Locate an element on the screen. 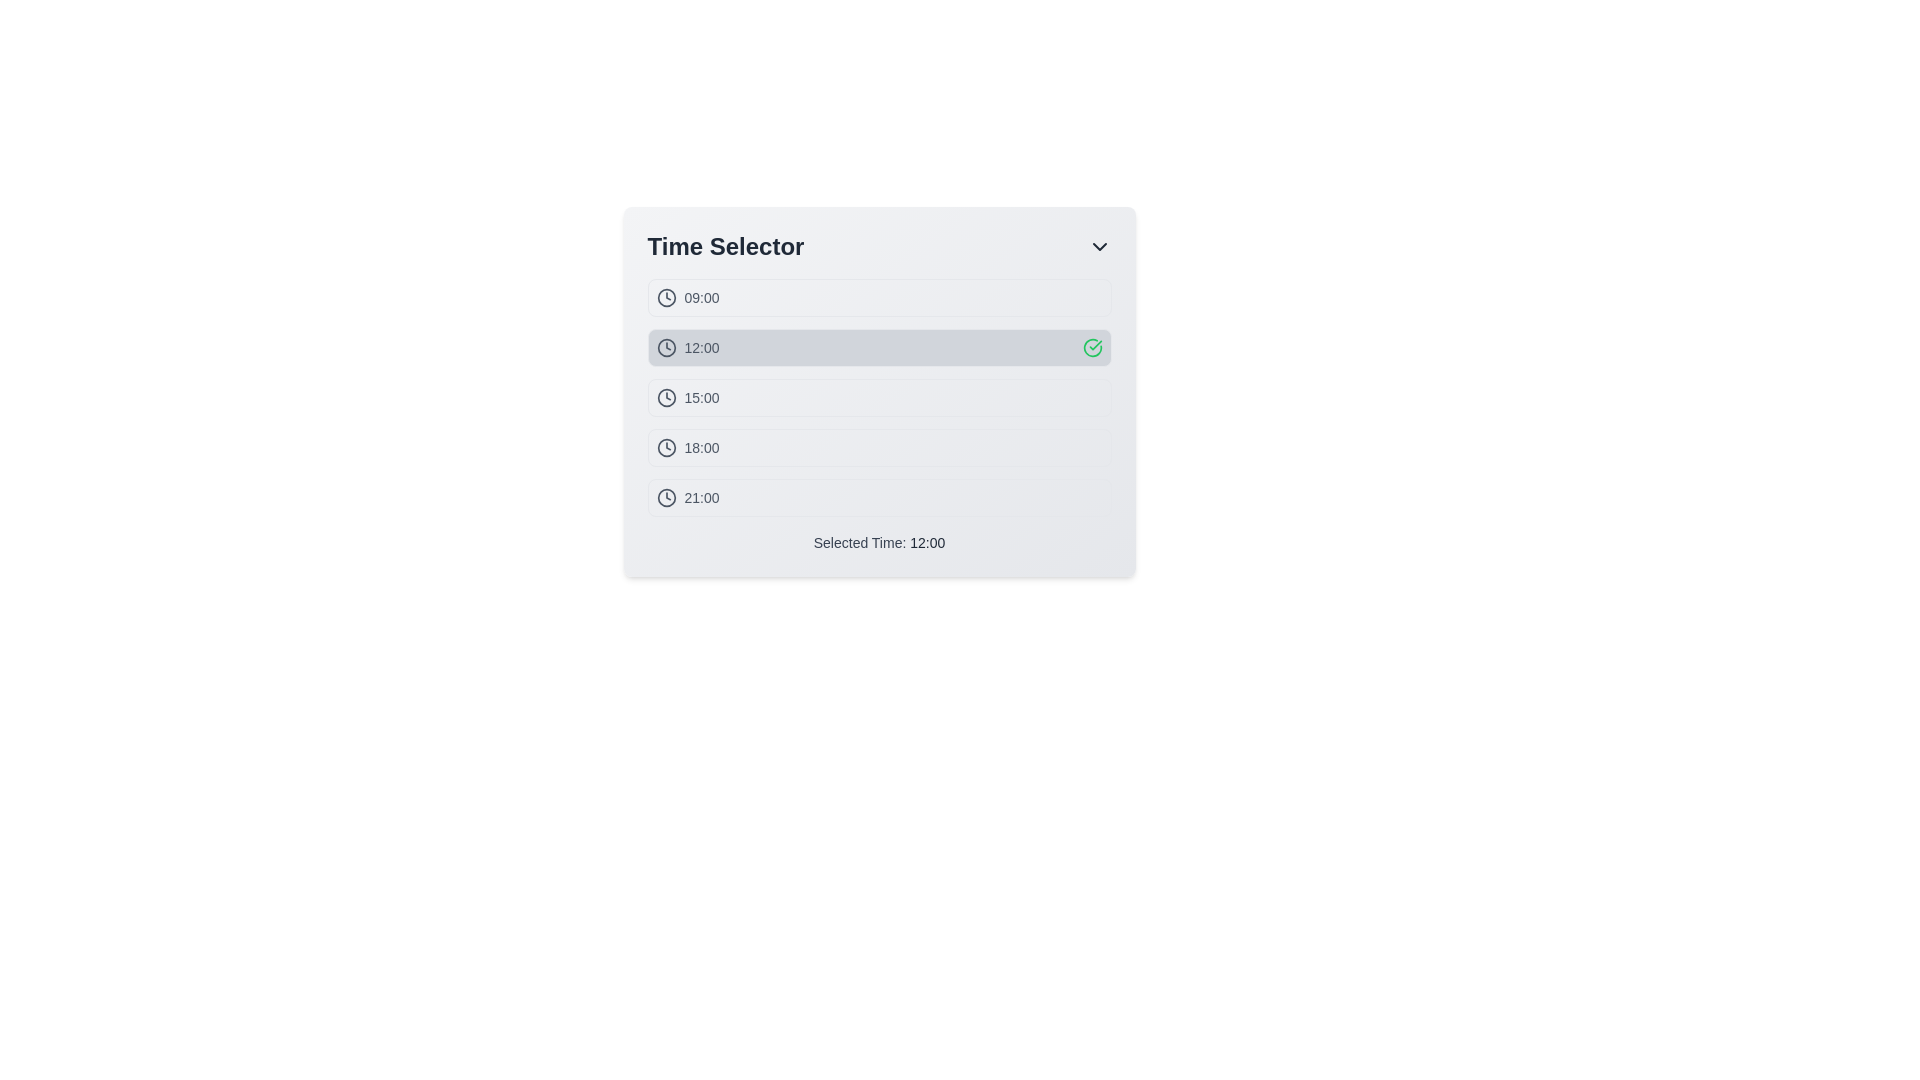  the button labeled '18:00' which has a light gray background and a clock icon, located in the time selector interface is located at coordinates (879, 446).